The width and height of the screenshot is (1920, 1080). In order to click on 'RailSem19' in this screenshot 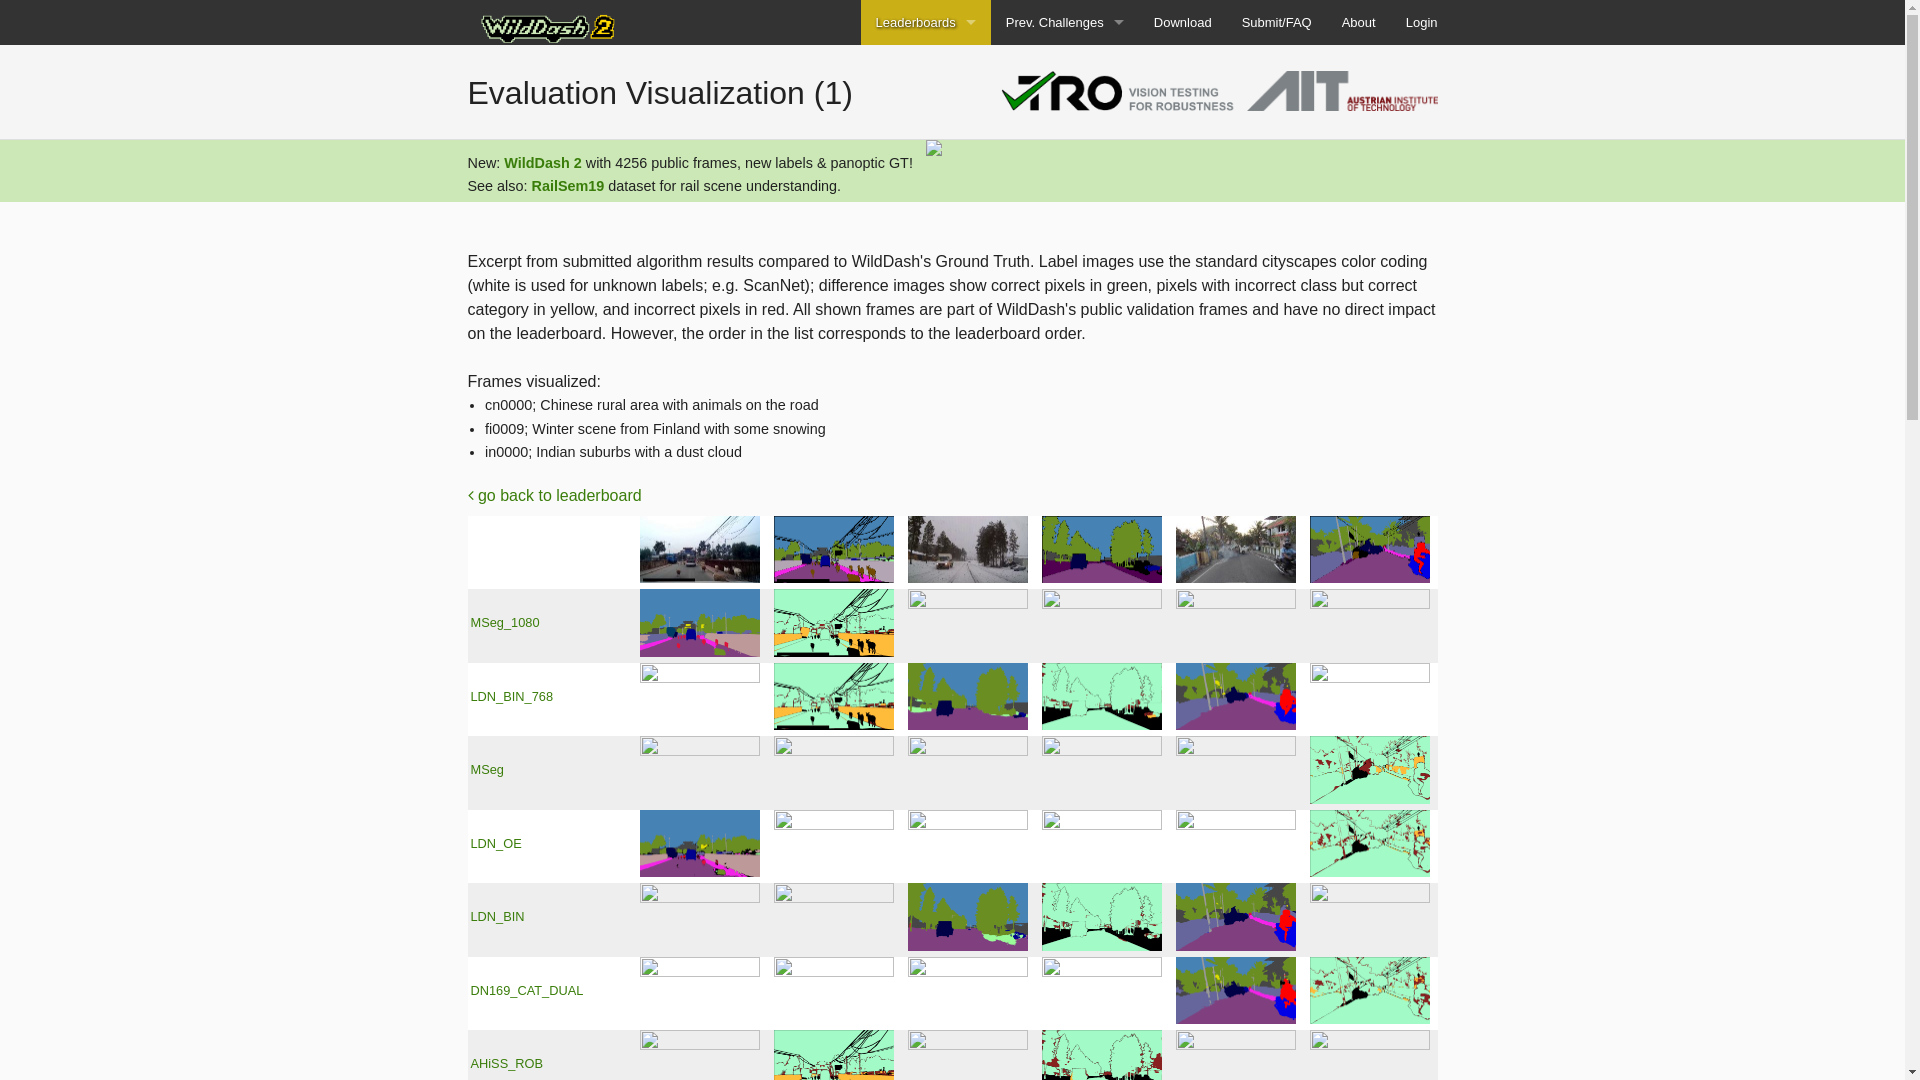, I will do `click(532, 185)`.